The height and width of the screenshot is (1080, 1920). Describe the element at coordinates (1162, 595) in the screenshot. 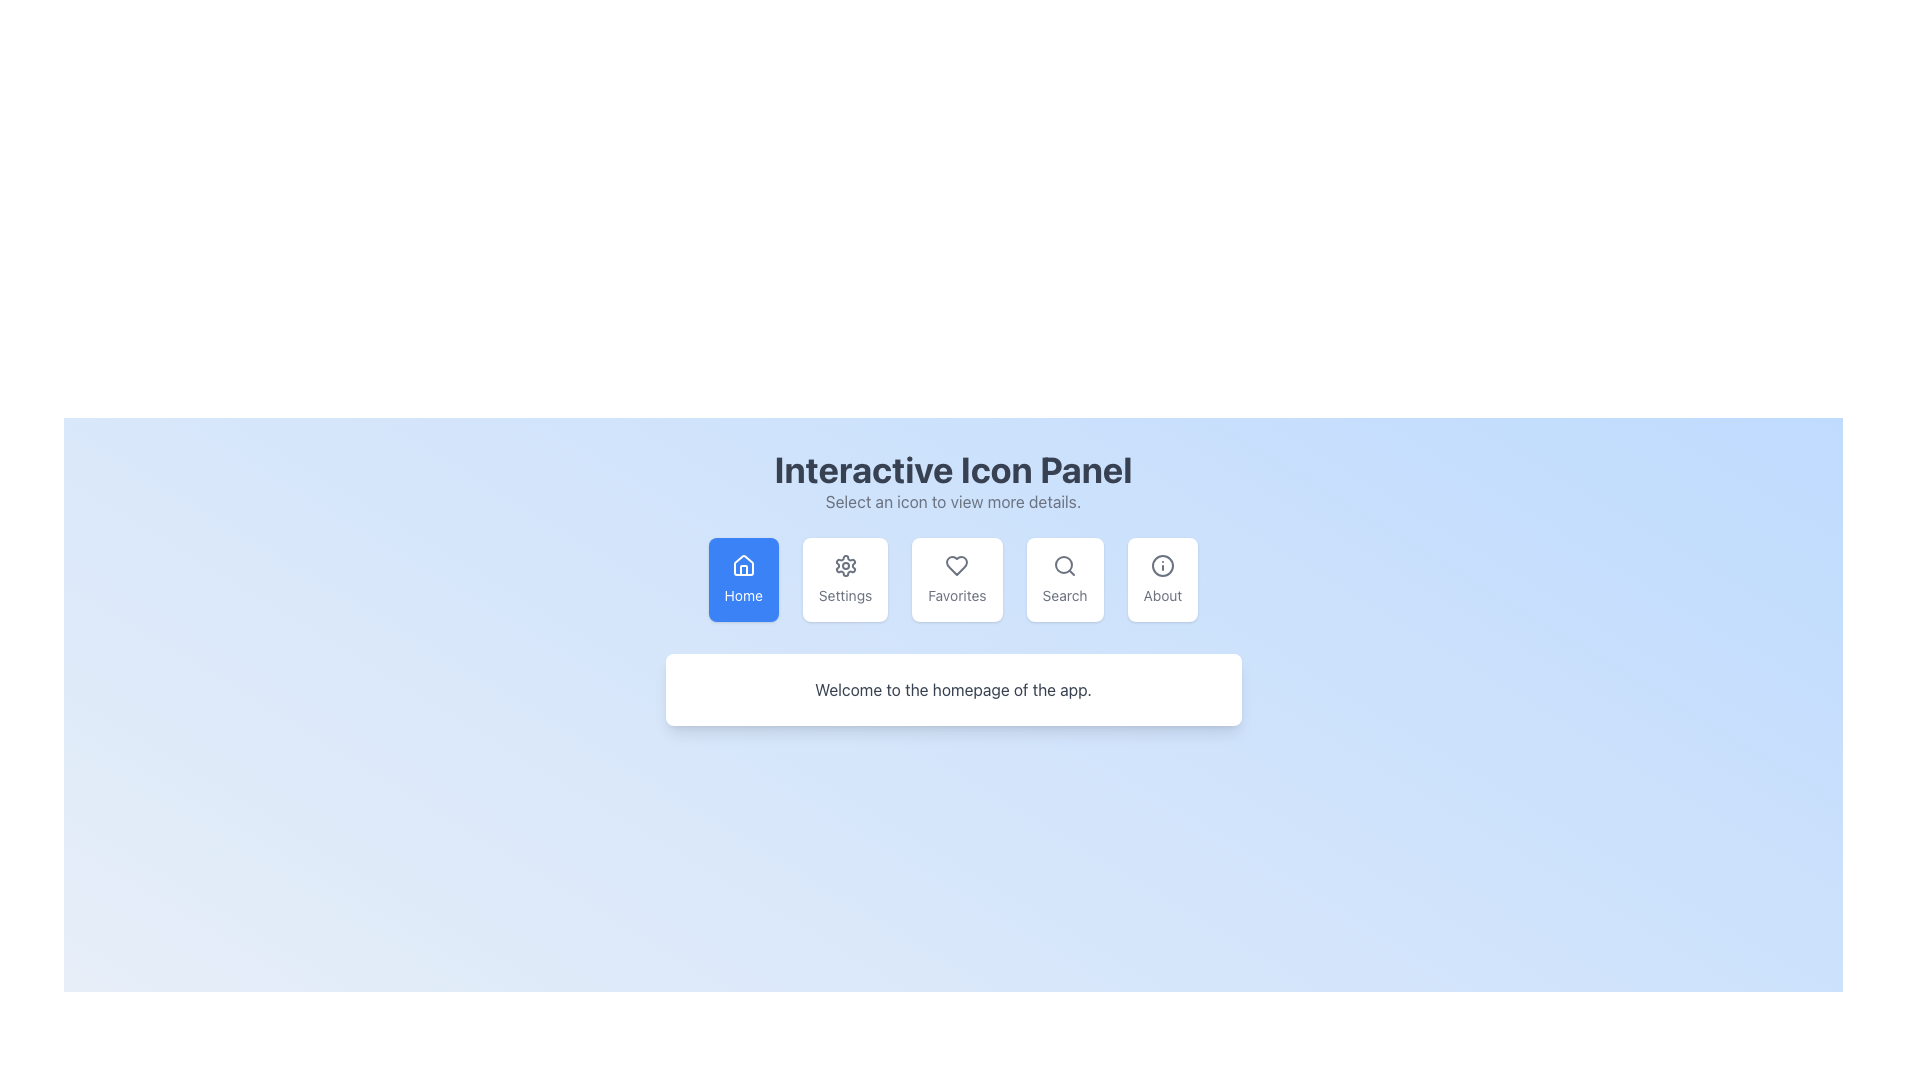

I see `text label indicating the purpose of the 'About' button, located below its icon on the far right of the interactive icon panel` at that location.